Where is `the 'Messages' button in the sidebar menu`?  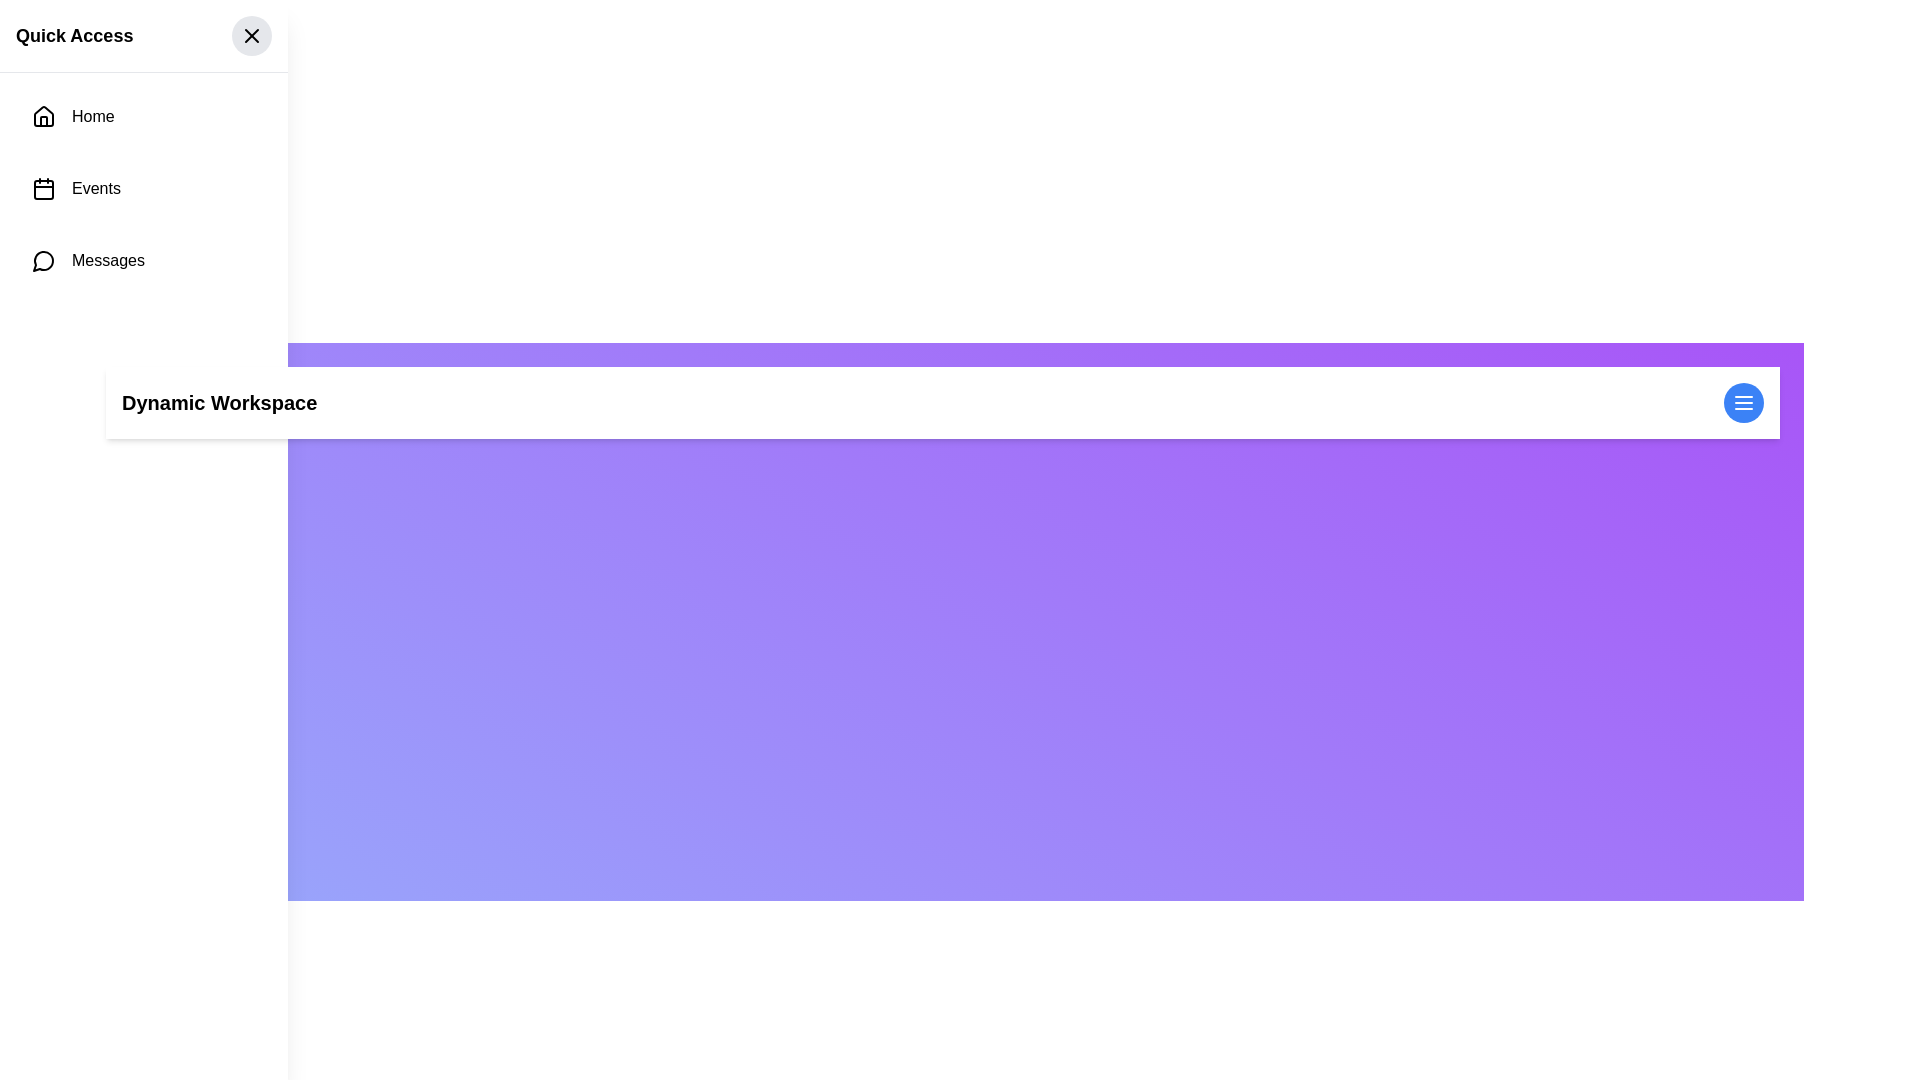 the 'Messages' button in the sidebar menu is located at coordinates (143, 260).